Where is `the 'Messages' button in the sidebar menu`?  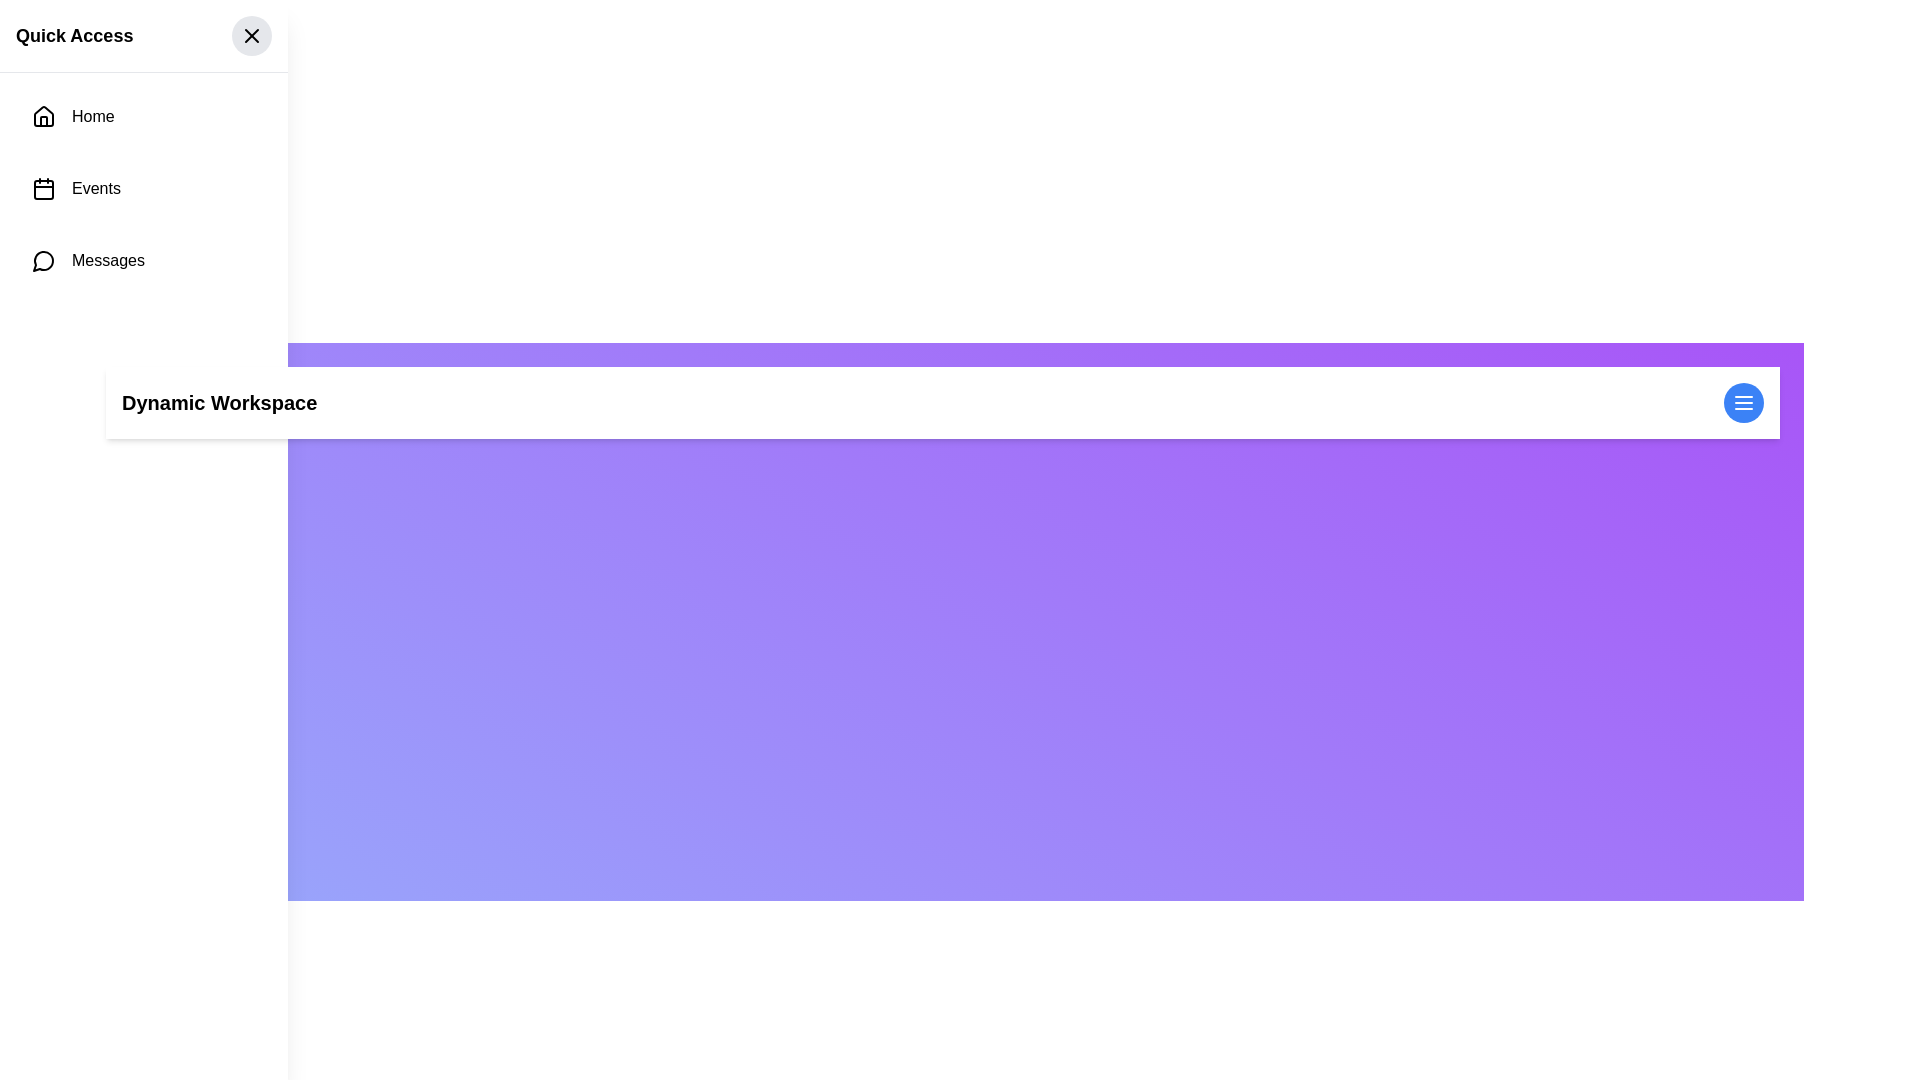 the 'Messages' button in the sidebar menu is located at coordinates (143, 260).